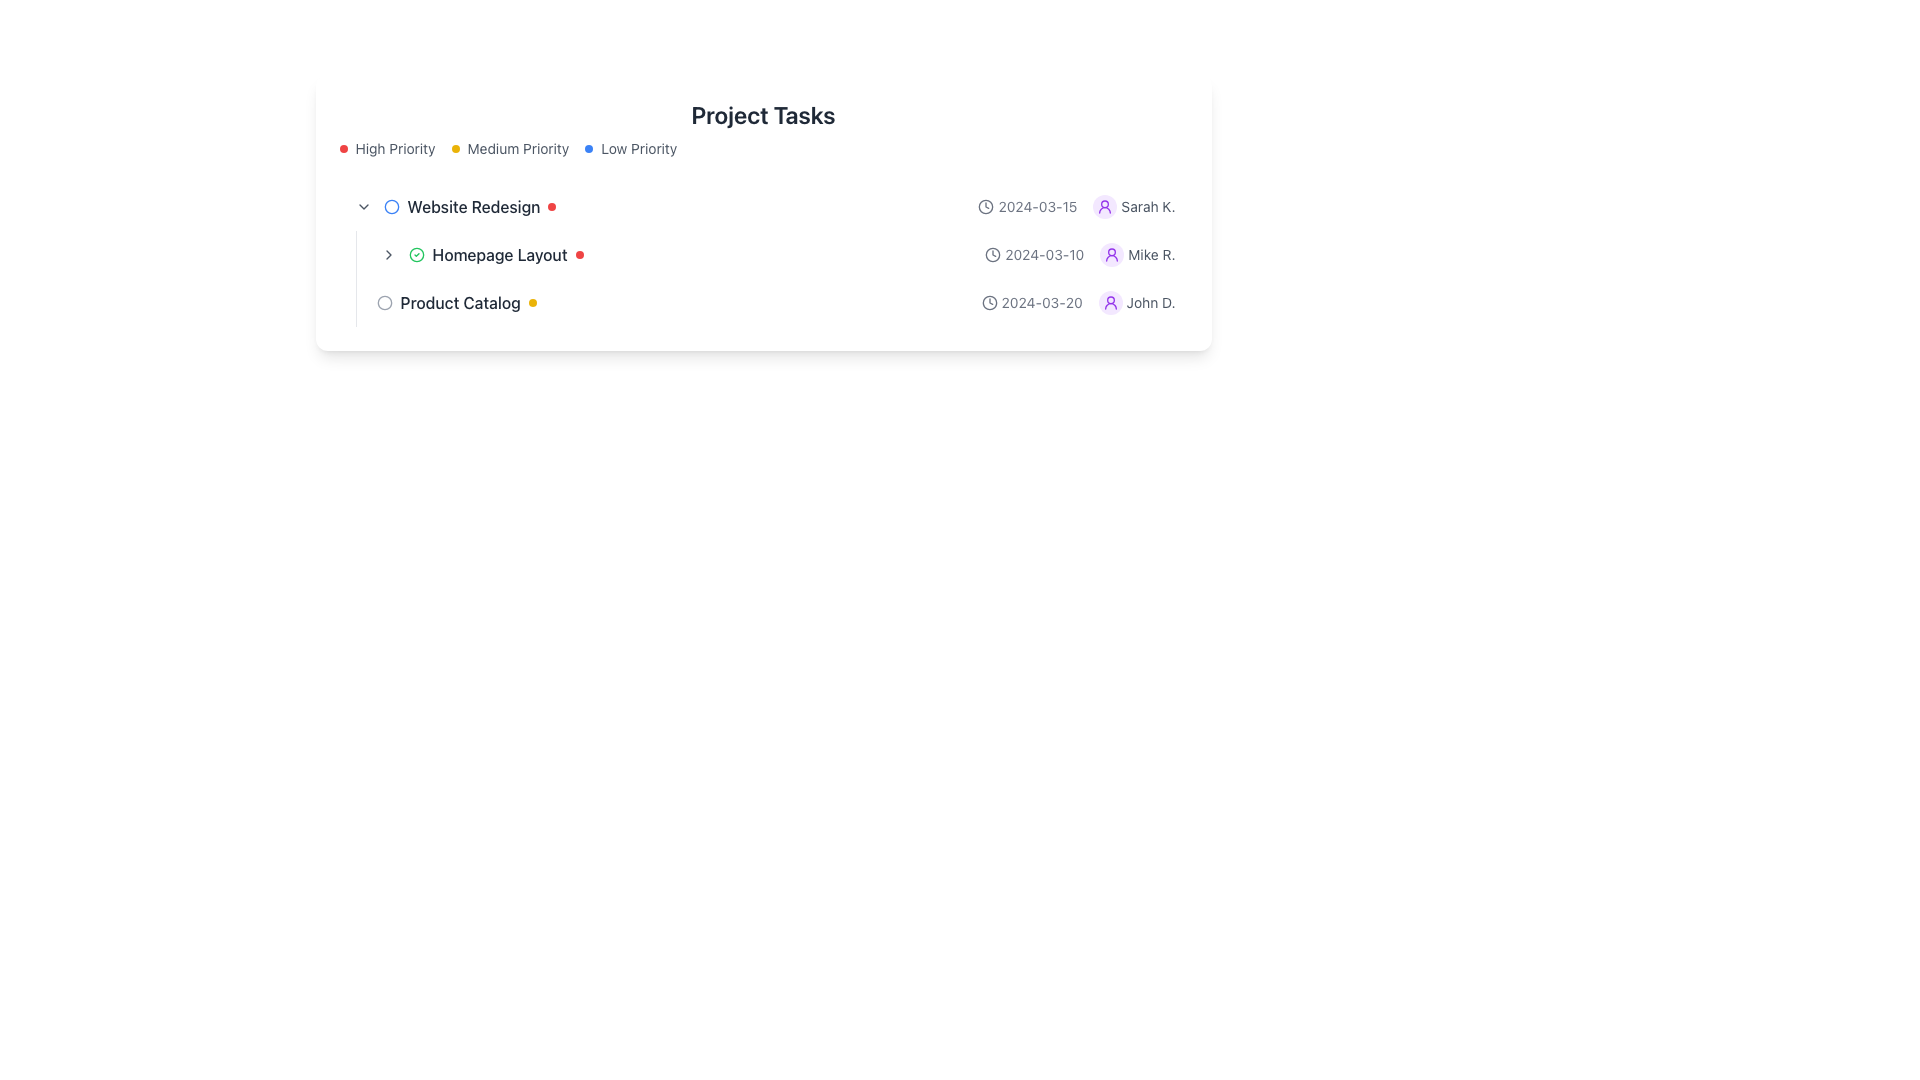 Image resolution: width=1920 pixels, height=1080 pixels. I want to click on date information displayed in the static text element associated with the task labeled 'Homepage Layout', located in the second row of the task list, so click(1034, 253).